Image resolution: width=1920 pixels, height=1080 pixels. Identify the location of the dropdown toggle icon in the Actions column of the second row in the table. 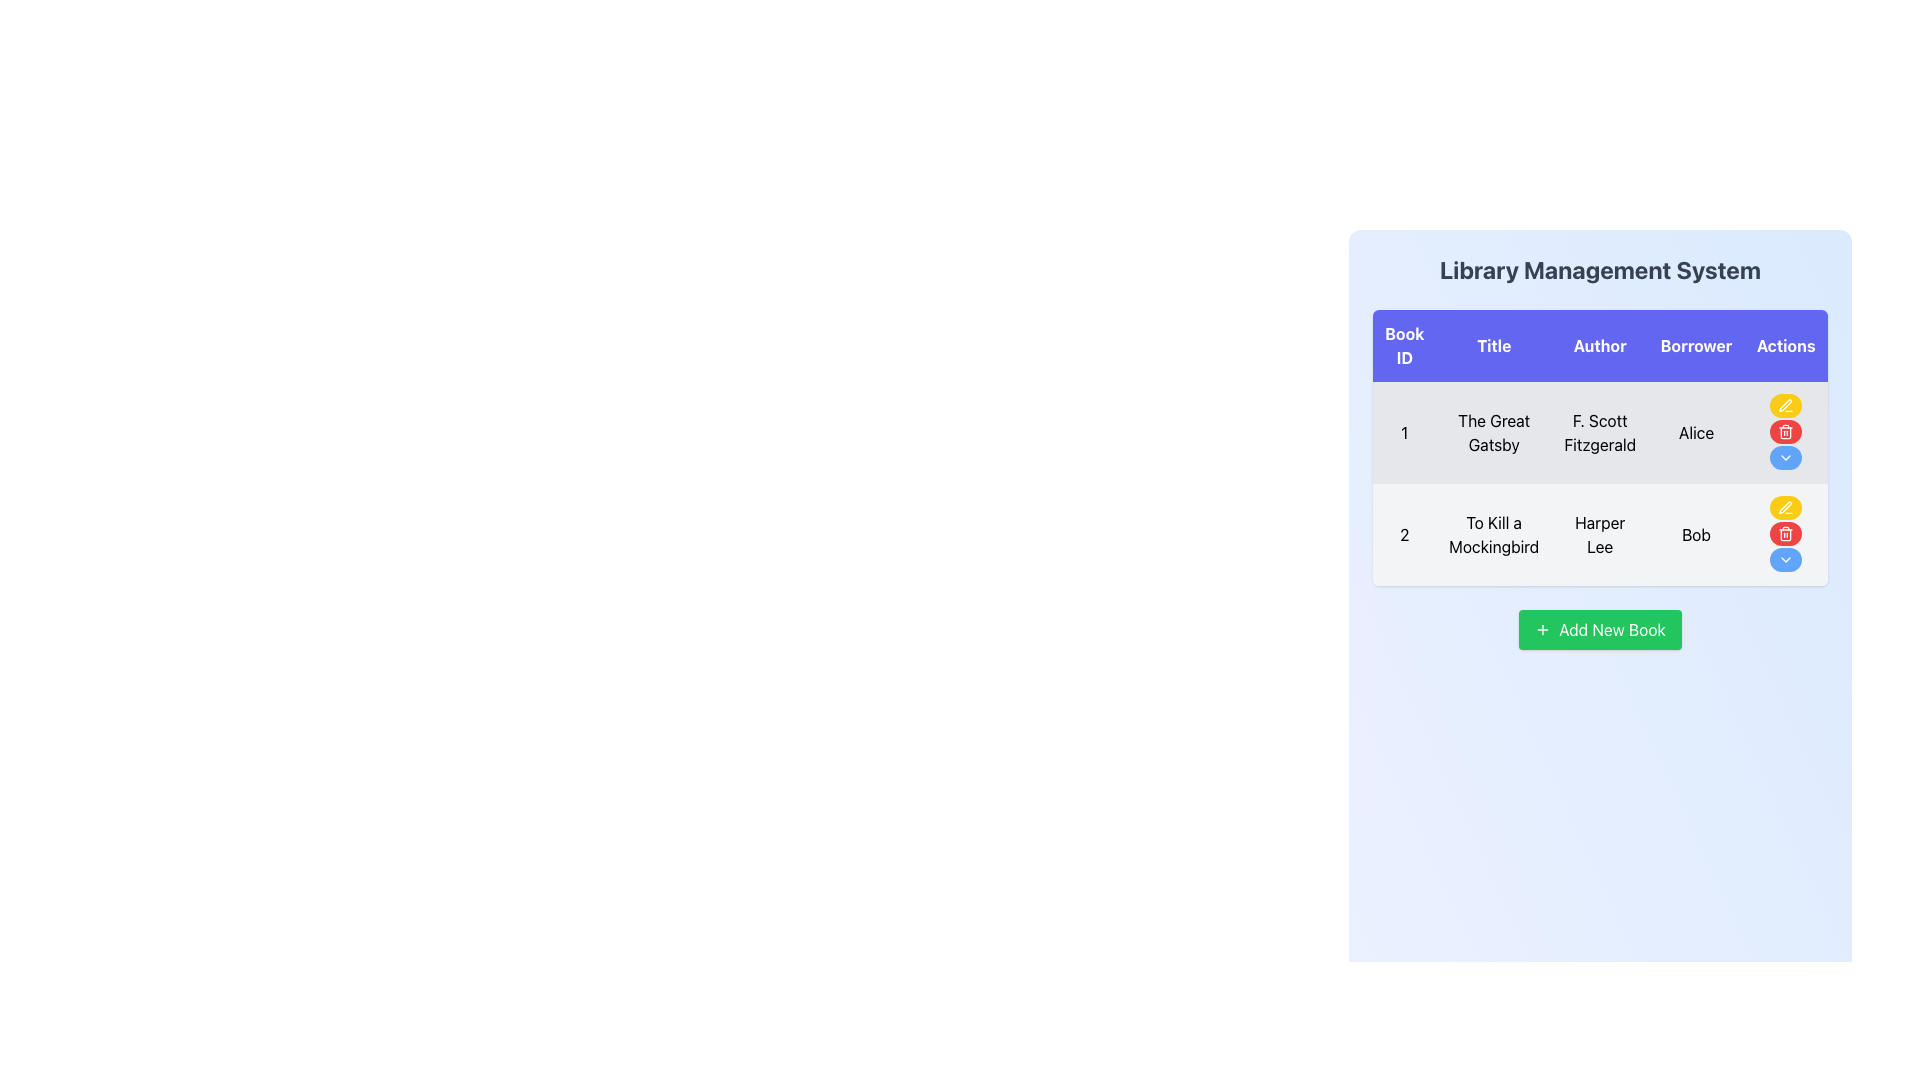
(1785, 458).